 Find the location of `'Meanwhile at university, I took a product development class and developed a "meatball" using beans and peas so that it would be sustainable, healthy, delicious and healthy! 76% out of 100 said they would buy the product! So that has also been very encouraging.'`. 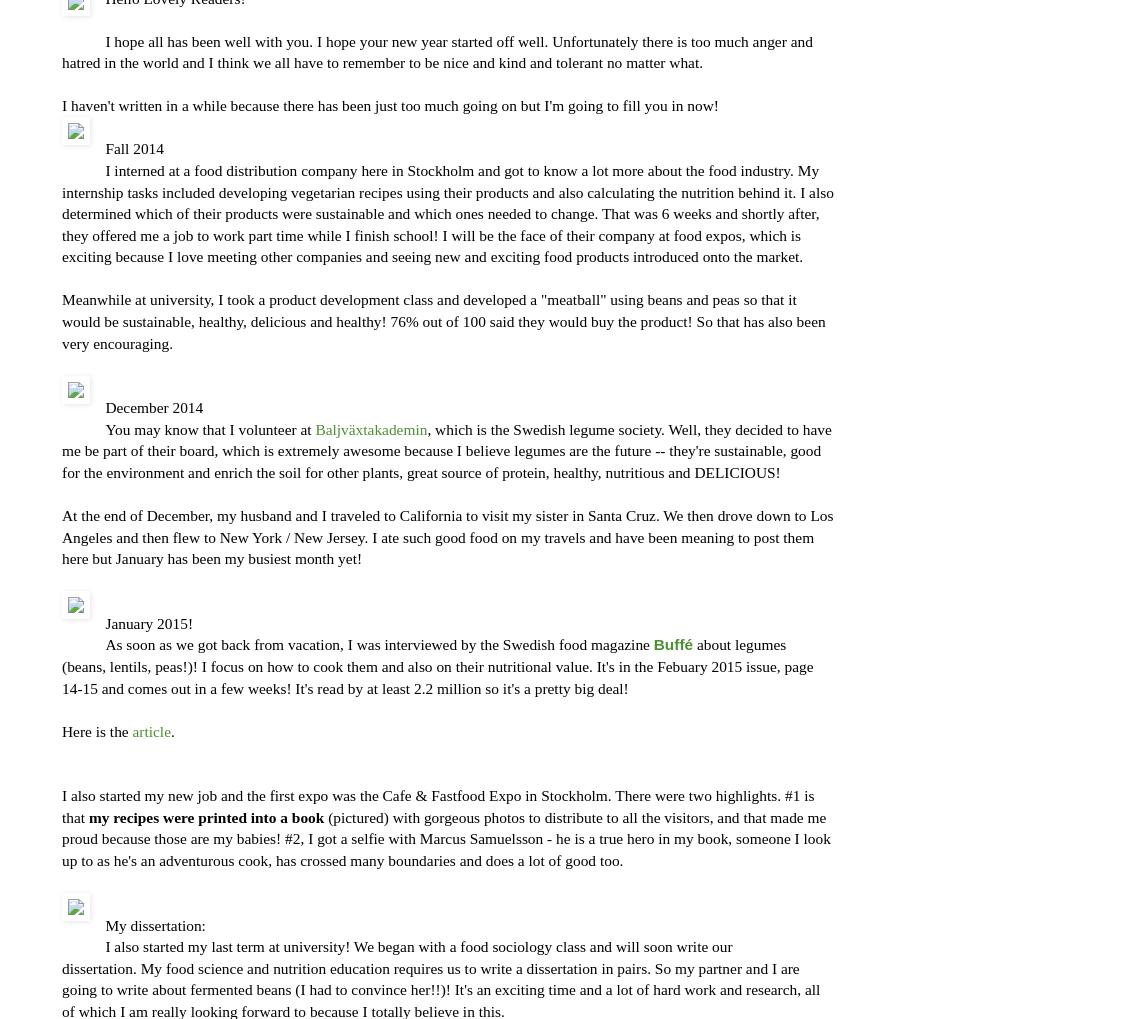

'Meanwhile at university, I took a product development class and developed a "meatball" using beans and peas so that it would be sustainable, healthy, delicious and healthy! 76% out of 100 said they would buy the product! So that has also been very encouraging.' is located at coordinates (443, 319).